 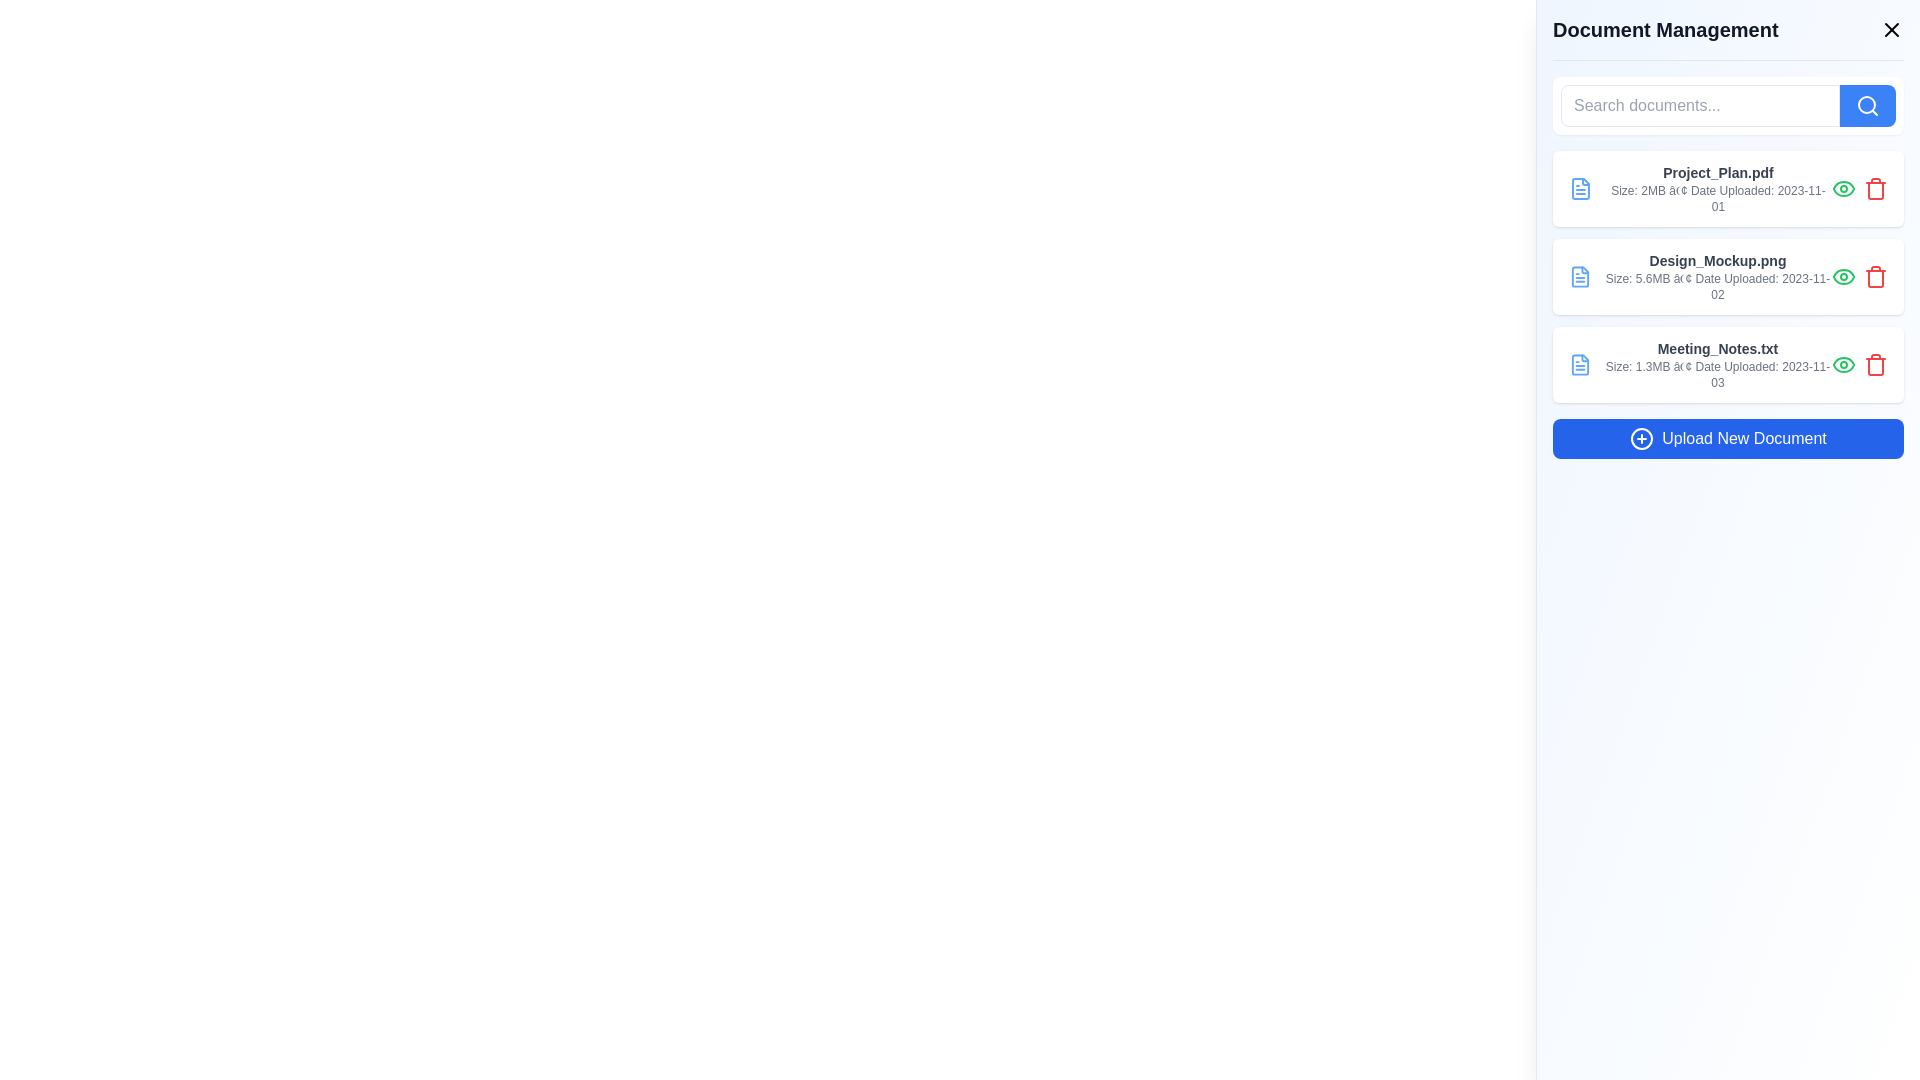 What do you see at coordinates (1717, 286) in the screenshot?
I see `the Text Label displaying the metadata for the file 'Design_Mockup.png', which shows its size (5.6MB) and upload date (2023-11-02)` at bounding box center [1717, 286].